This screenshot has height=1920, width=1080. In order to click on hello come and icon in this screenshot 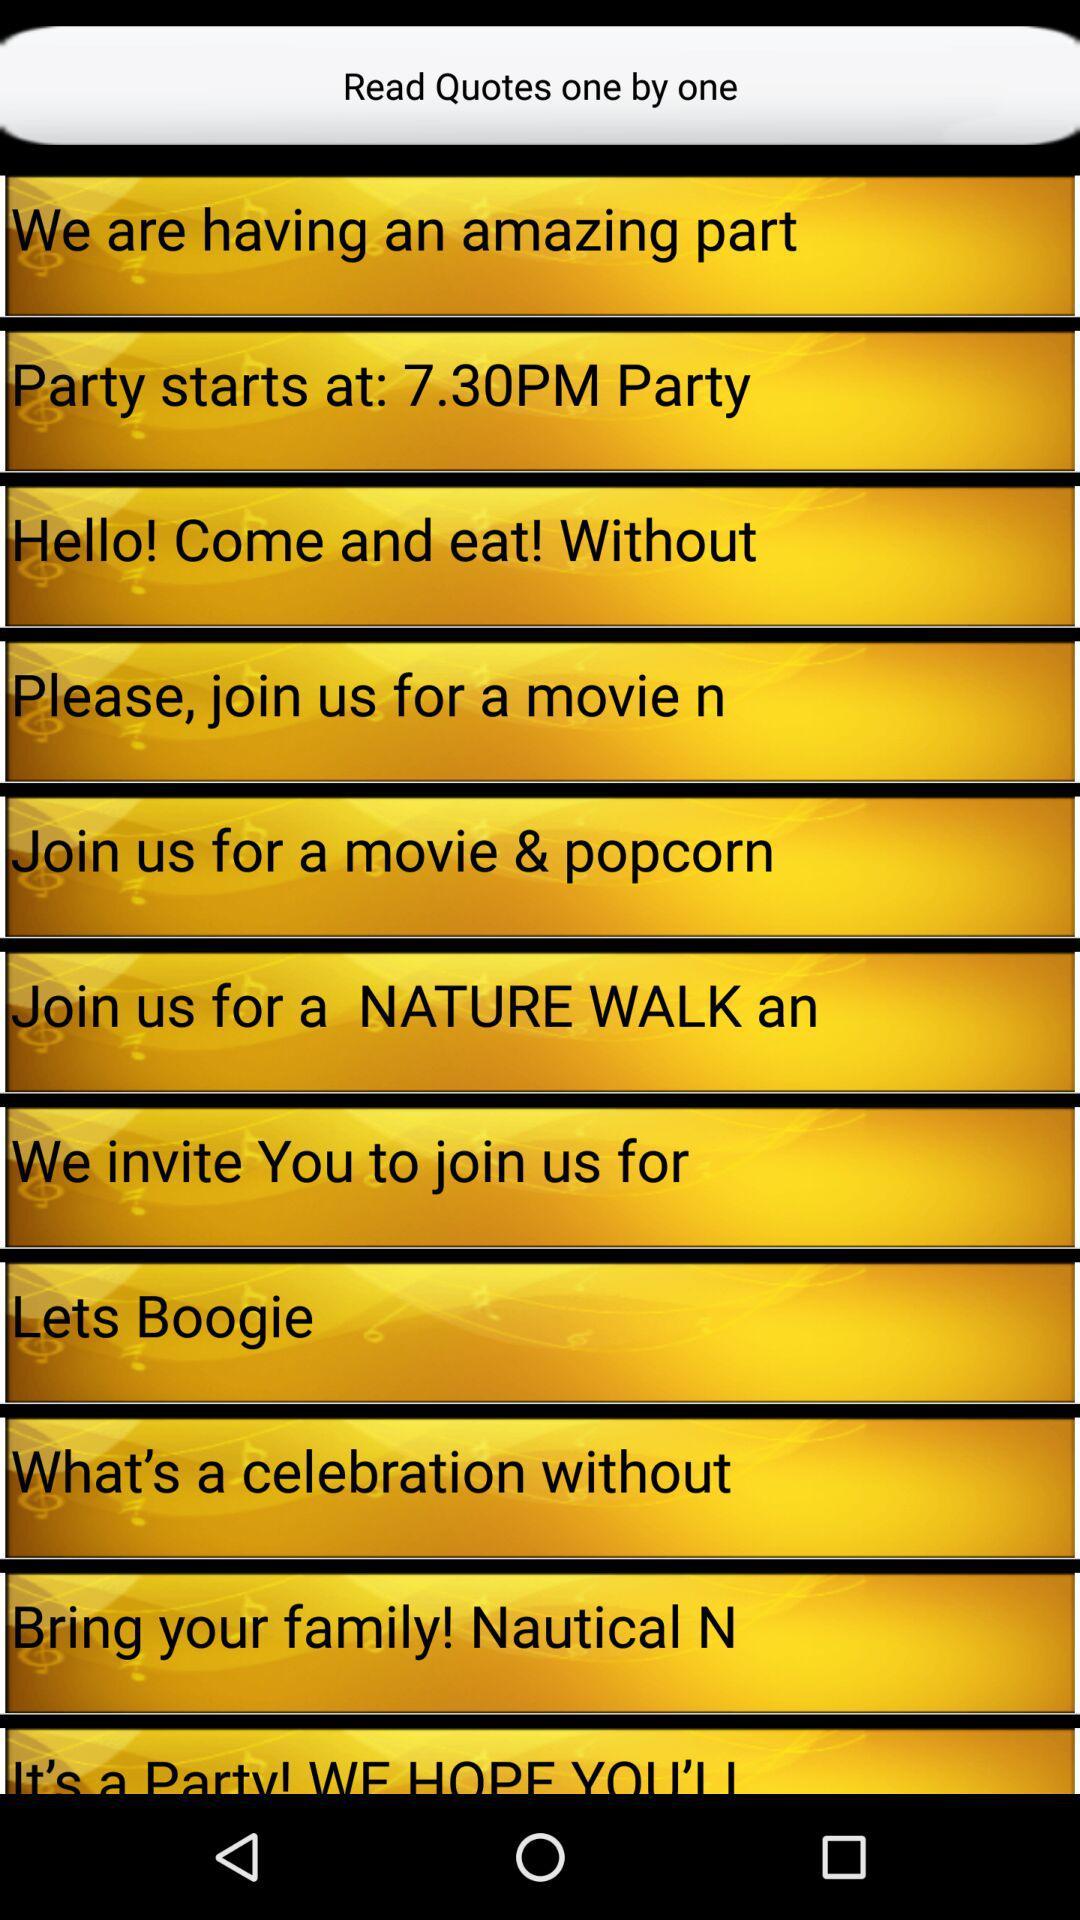, I will do `click(542, 538)`.